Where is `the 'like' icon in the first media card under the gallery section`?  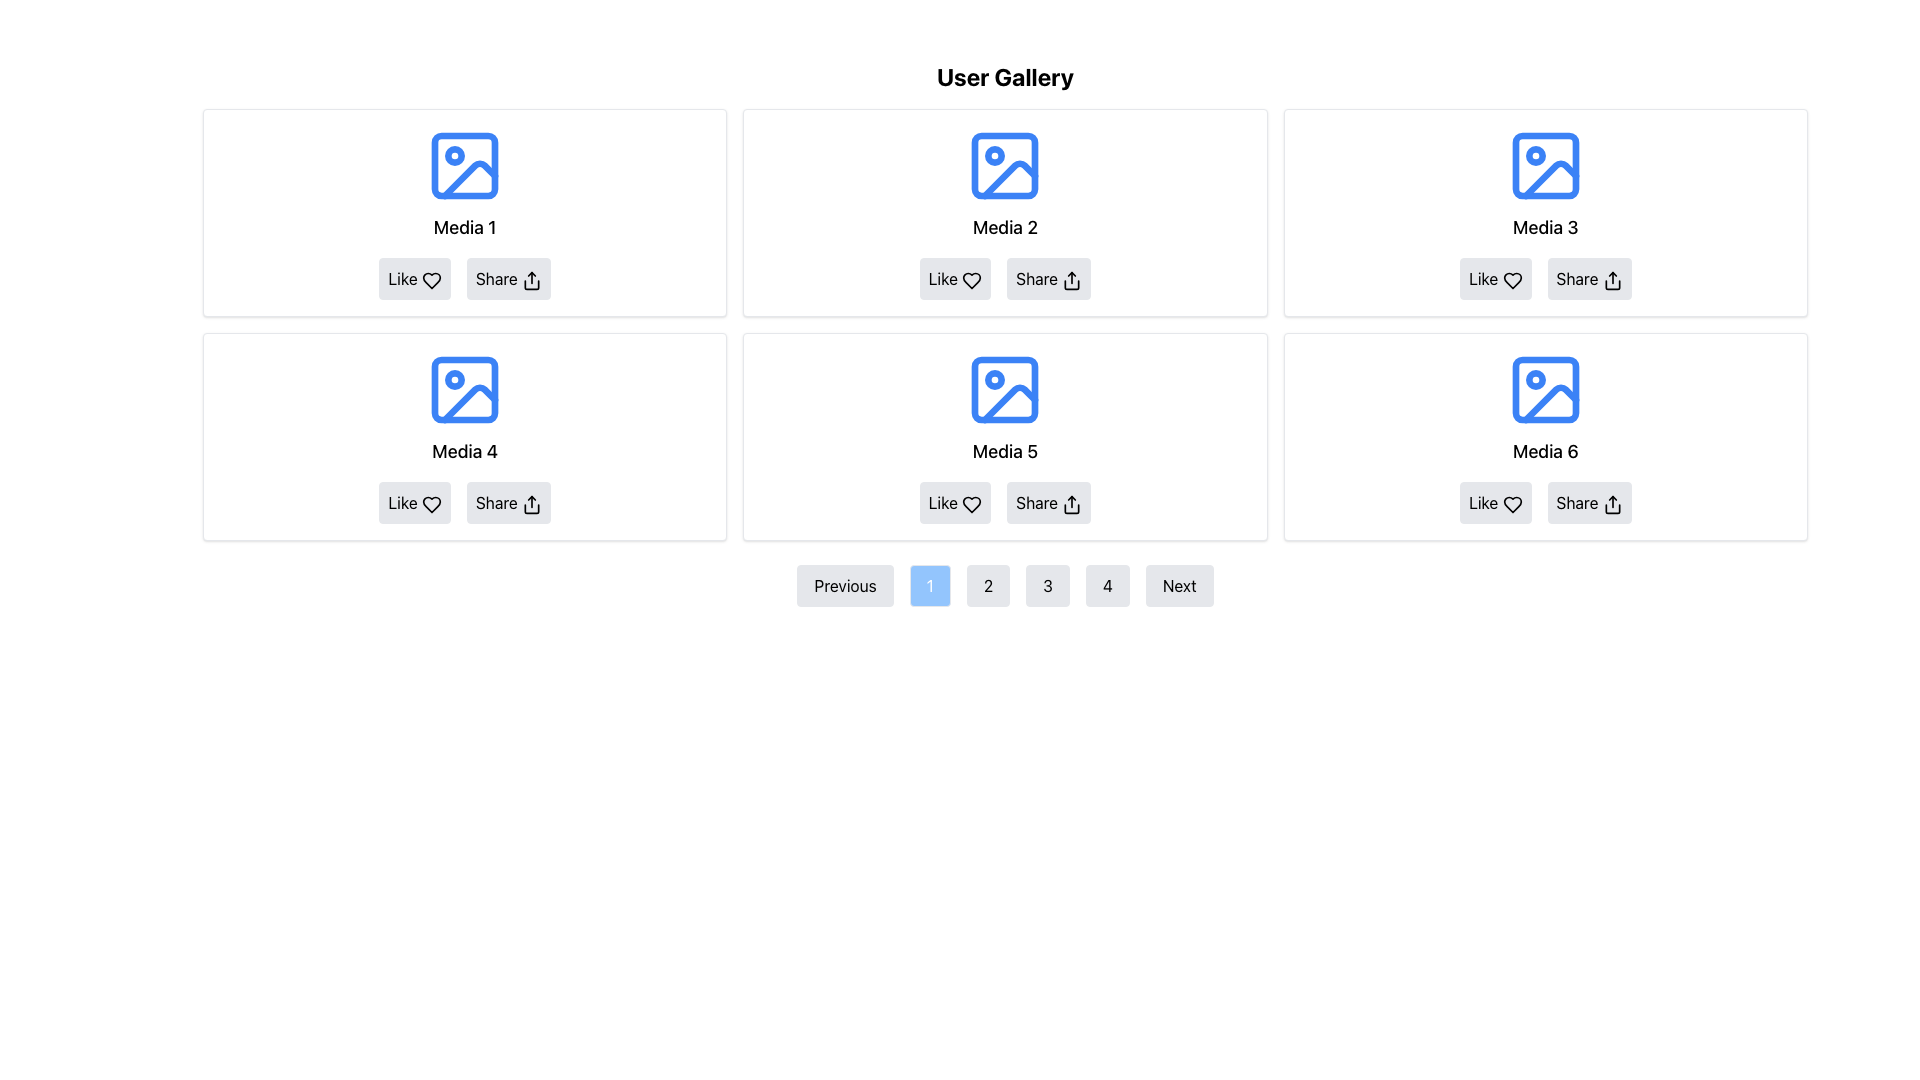
the 'like' icon in the first media card under the gallery section is located at coordinates (430, 280).